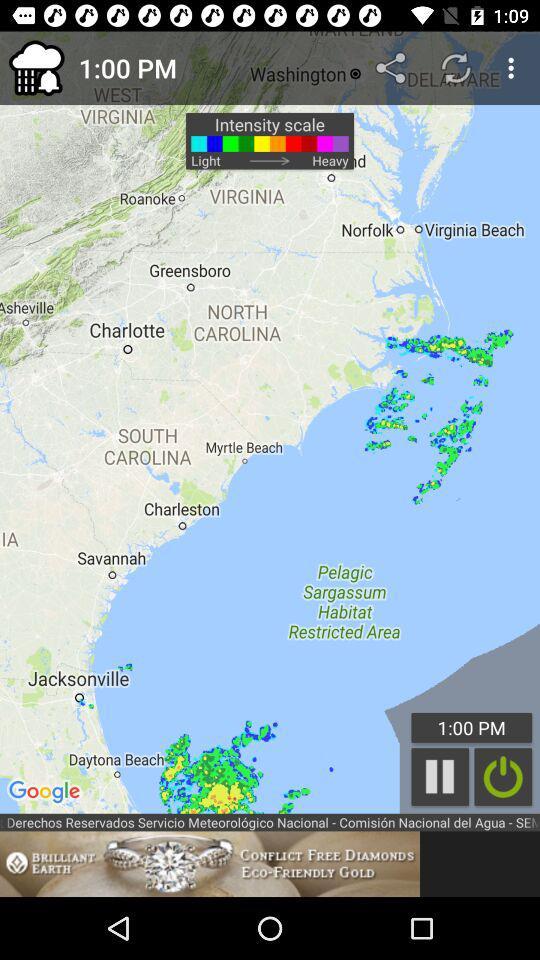  What do you see at coordinates (440, 776) in the screenshot?
I see `pause selection` at bounding box center [440, 776].